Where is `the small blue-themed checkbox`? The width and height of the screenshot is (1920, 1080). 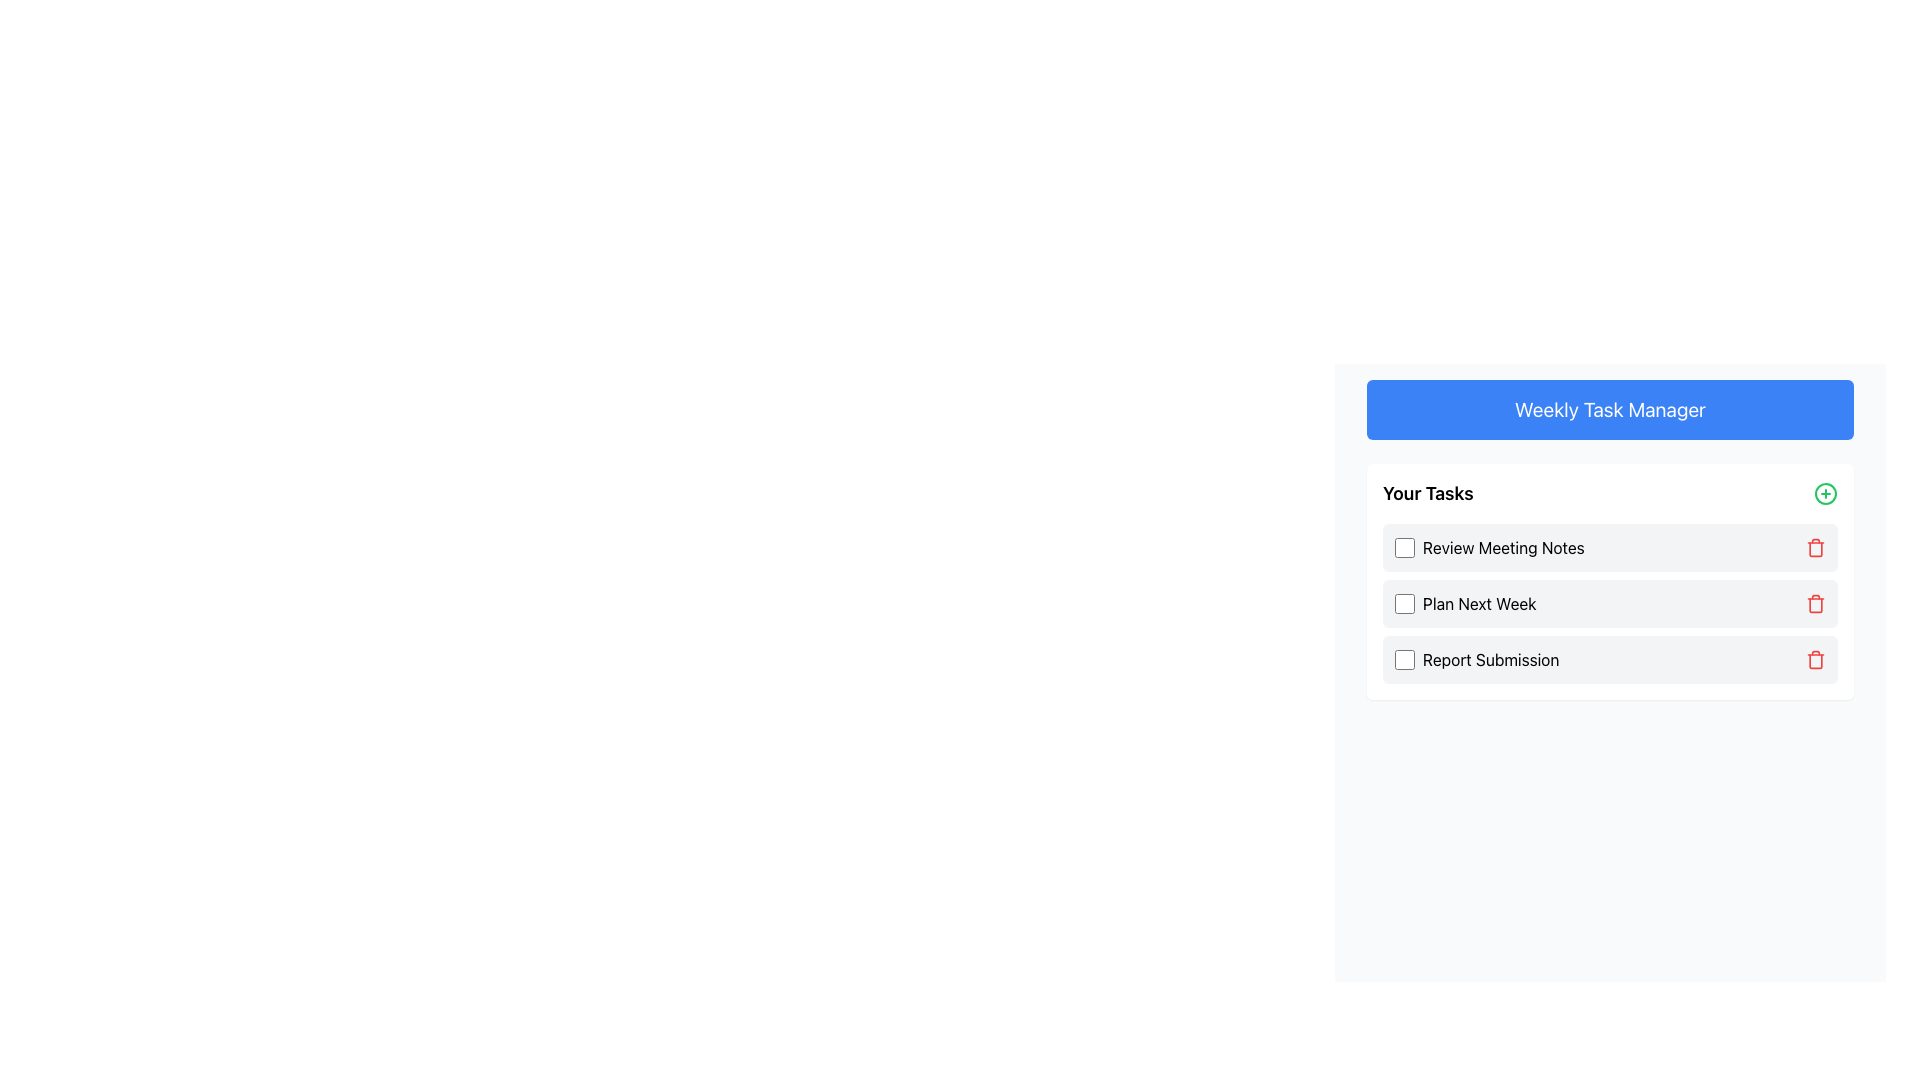
the small blue-themed checkbox is located at coordinates (1404, 603).